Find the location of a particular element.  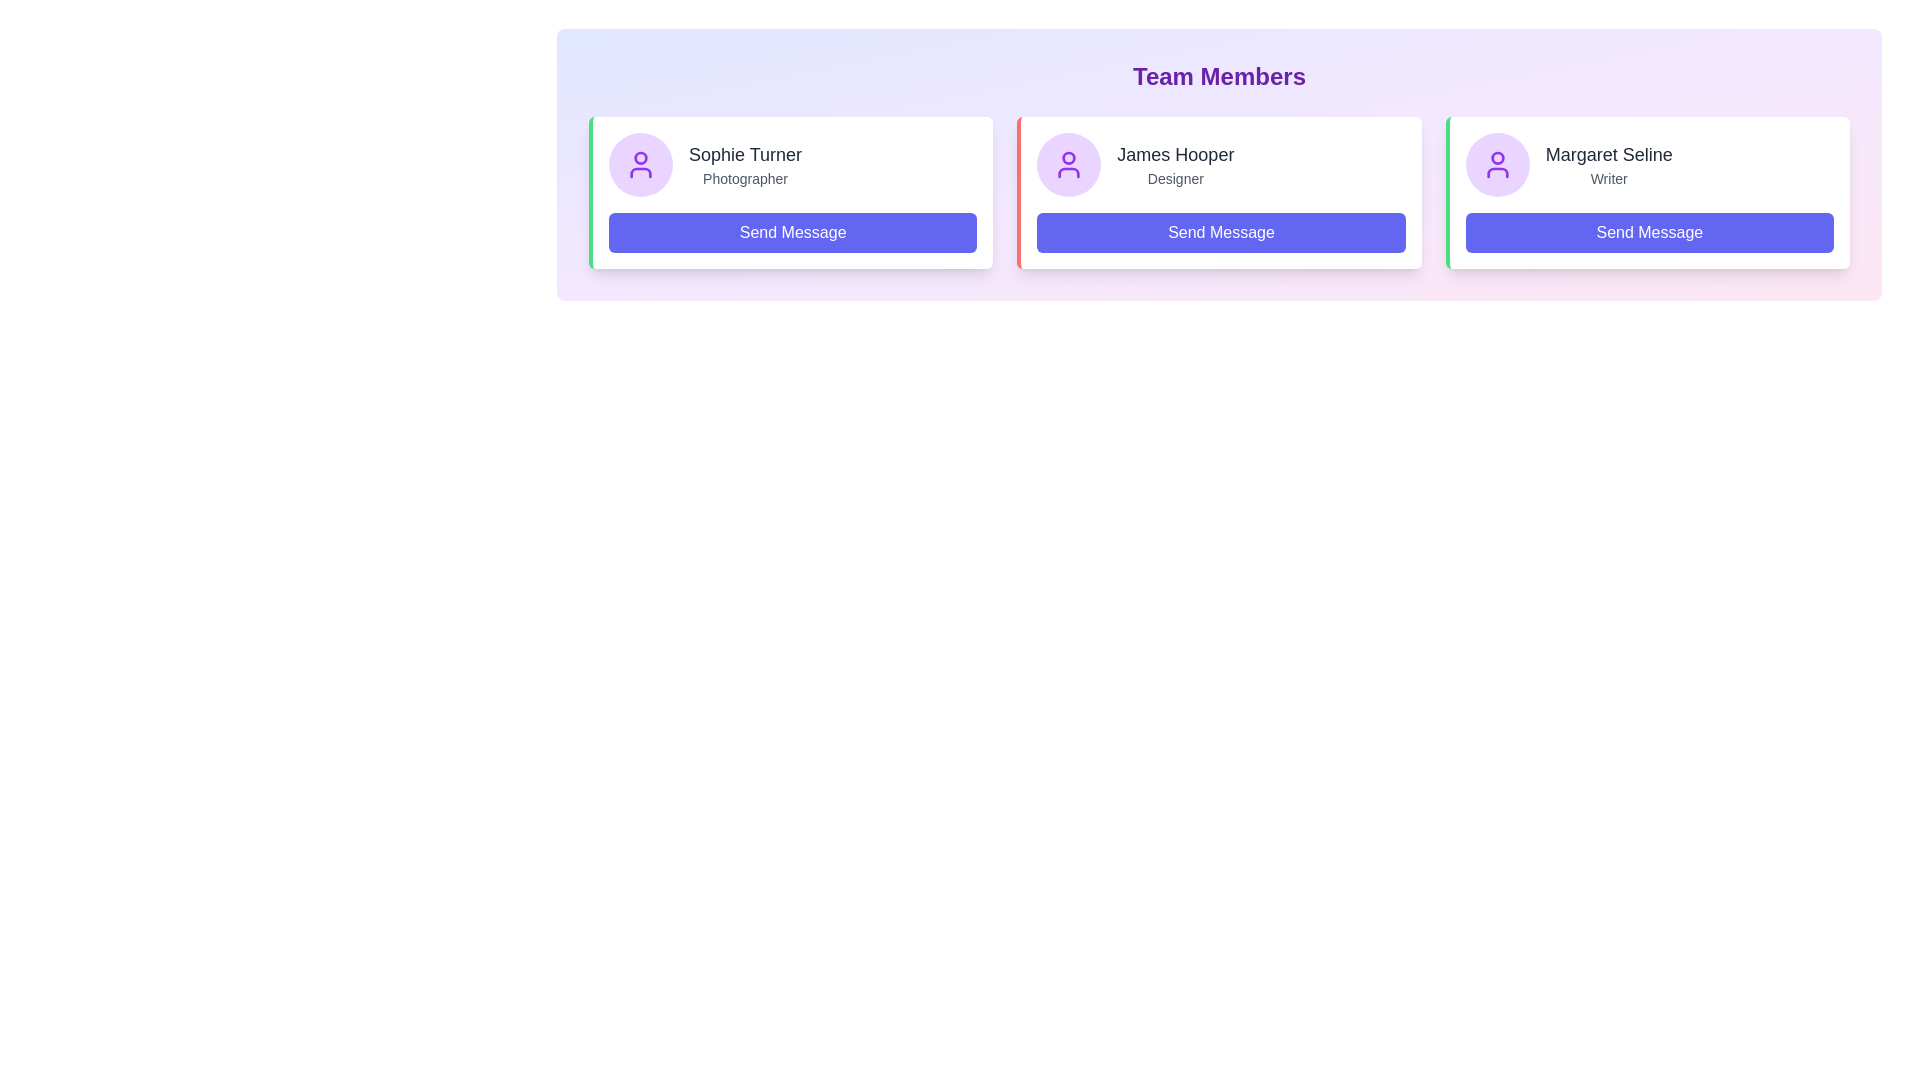

the Text Label identifying a team member in the upper-right card of the 'Team Members' section, located above the subtitle 'Writer' is located at coordinates (1609, 153).